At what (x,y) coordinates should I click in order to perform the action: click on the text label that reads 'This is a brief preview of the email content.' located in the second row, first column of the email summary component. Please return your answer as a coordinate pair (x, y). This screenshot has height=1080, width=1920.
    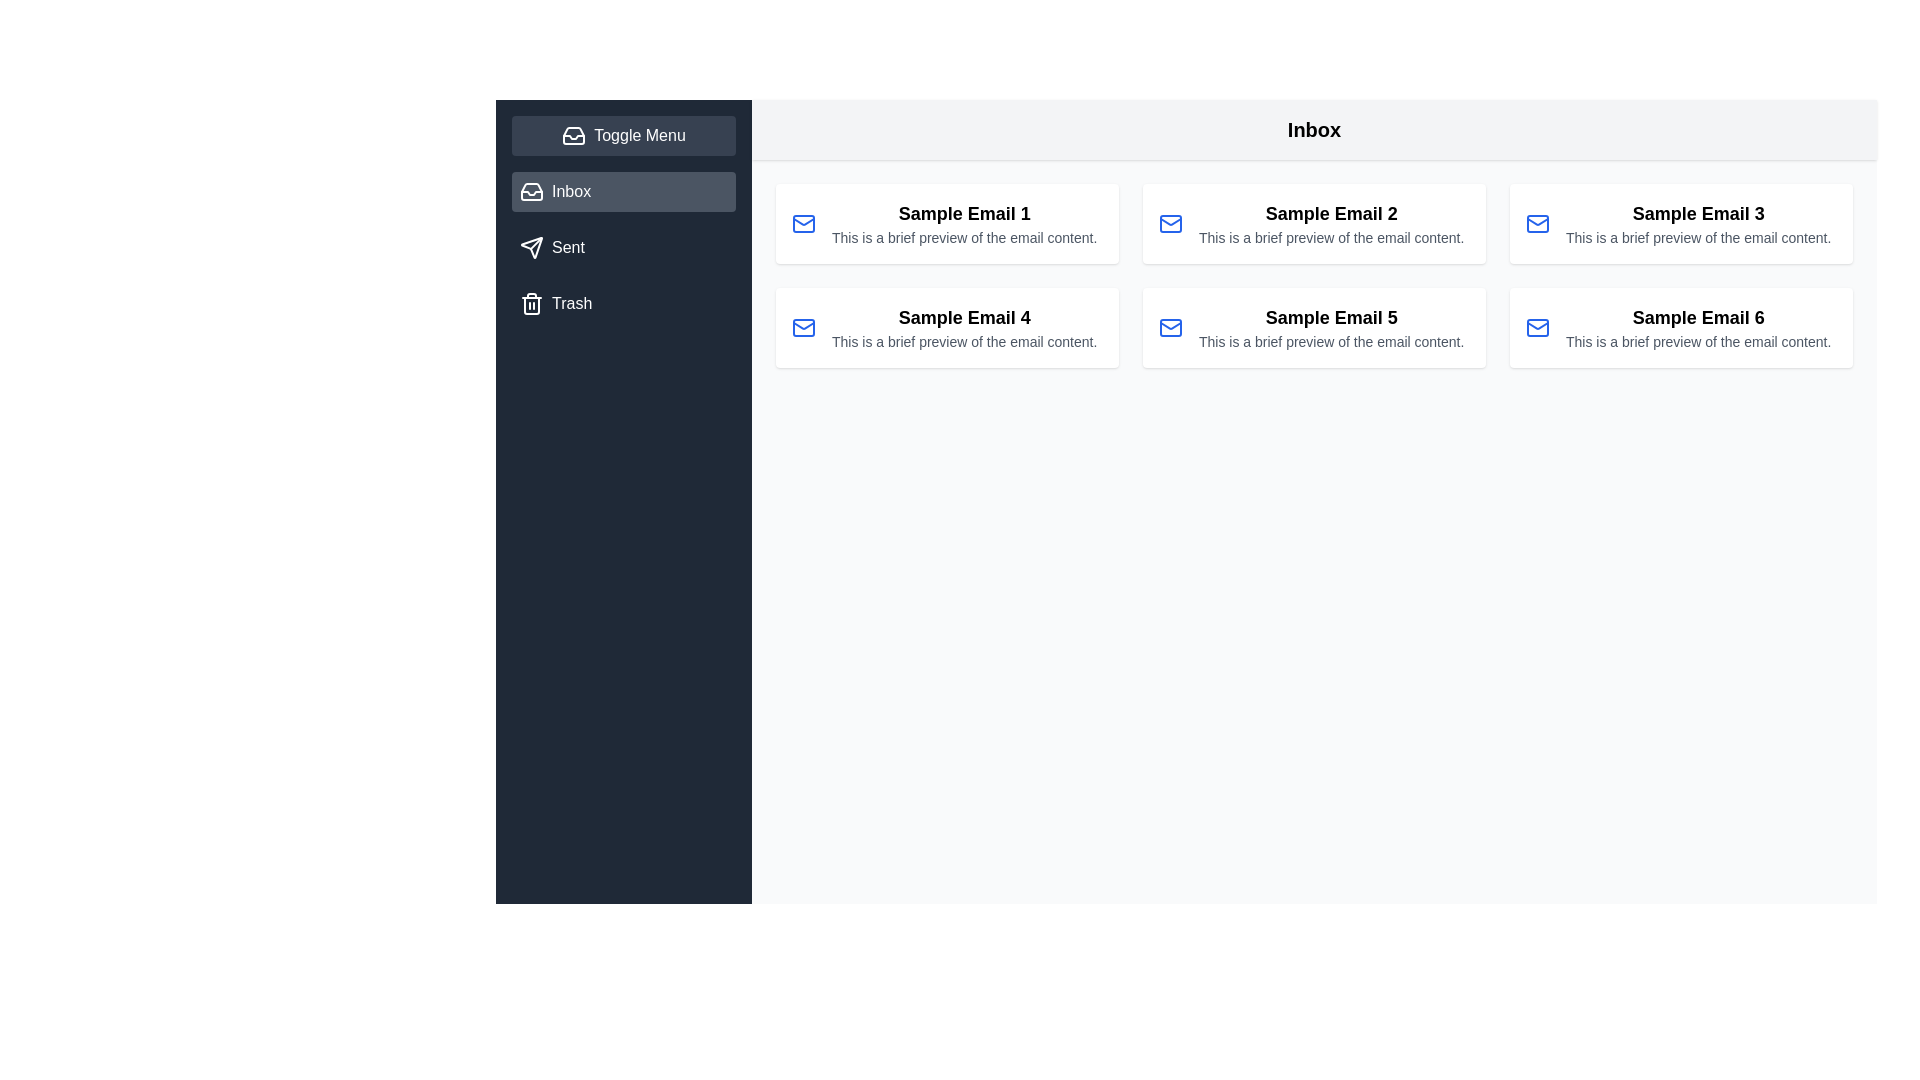
    Looking at the image, I should click on (964, 341).